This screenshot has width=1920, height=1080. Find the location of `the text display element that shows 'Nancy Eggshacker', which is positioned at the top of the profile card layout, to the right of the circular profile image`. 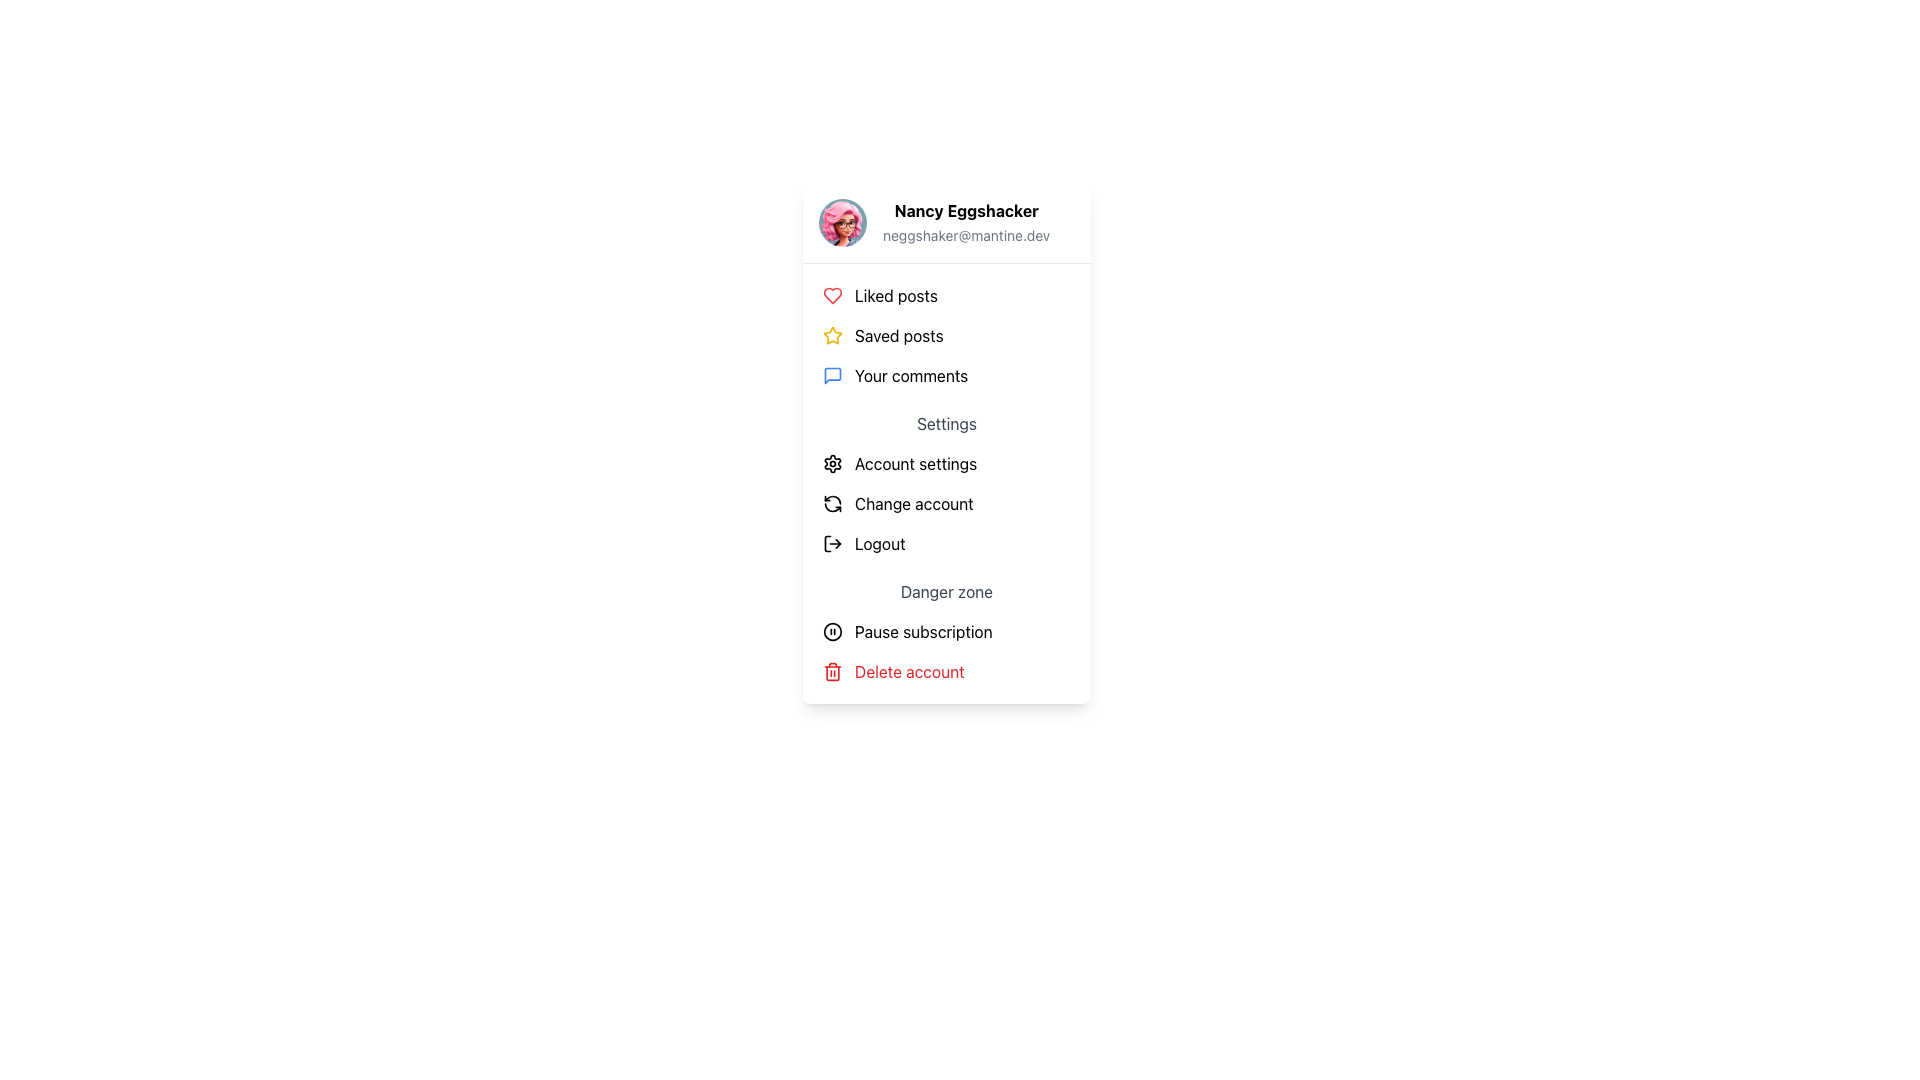

the text display element that shows 'Nancy Eggshacker', which is positioned at the top of the profile card layout, to the right of the circular profile image is located at coordinates (966, 211).